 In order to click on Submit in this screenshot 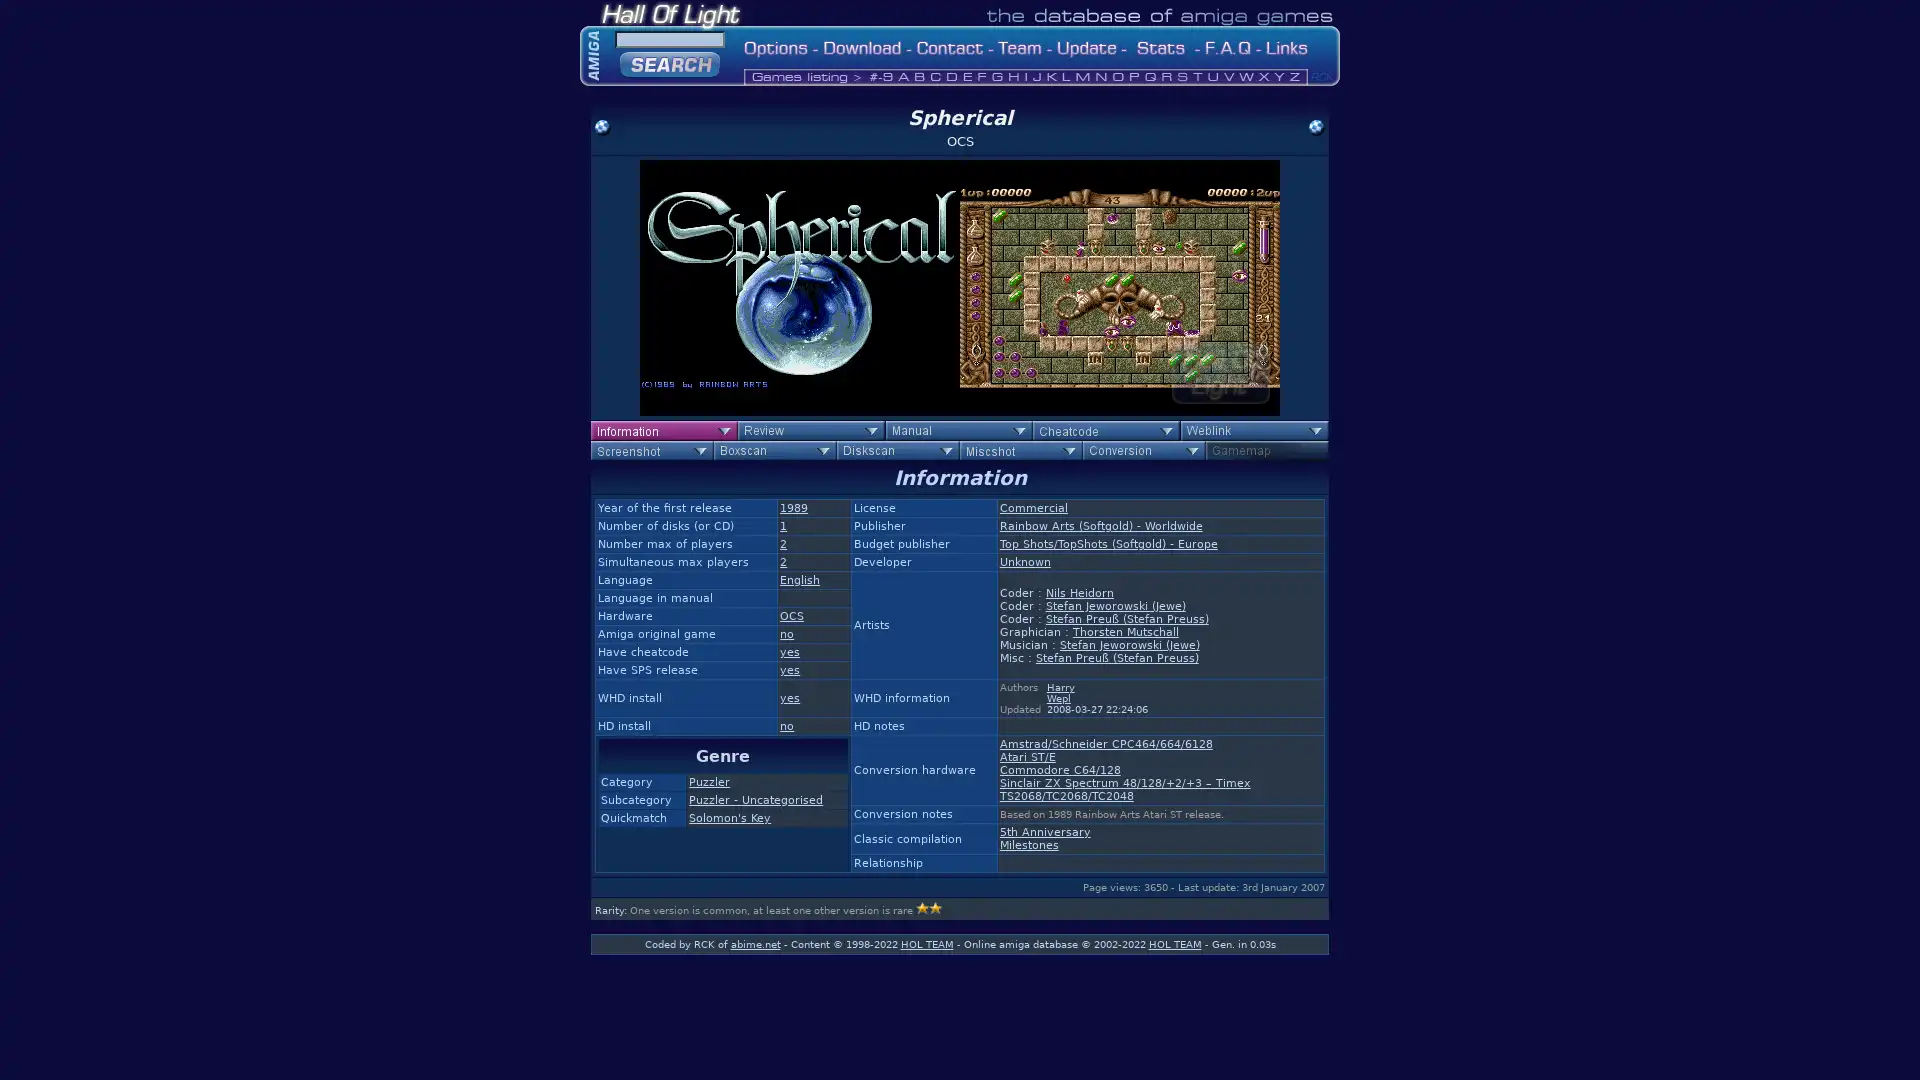, I will do `click(670, 61)`.